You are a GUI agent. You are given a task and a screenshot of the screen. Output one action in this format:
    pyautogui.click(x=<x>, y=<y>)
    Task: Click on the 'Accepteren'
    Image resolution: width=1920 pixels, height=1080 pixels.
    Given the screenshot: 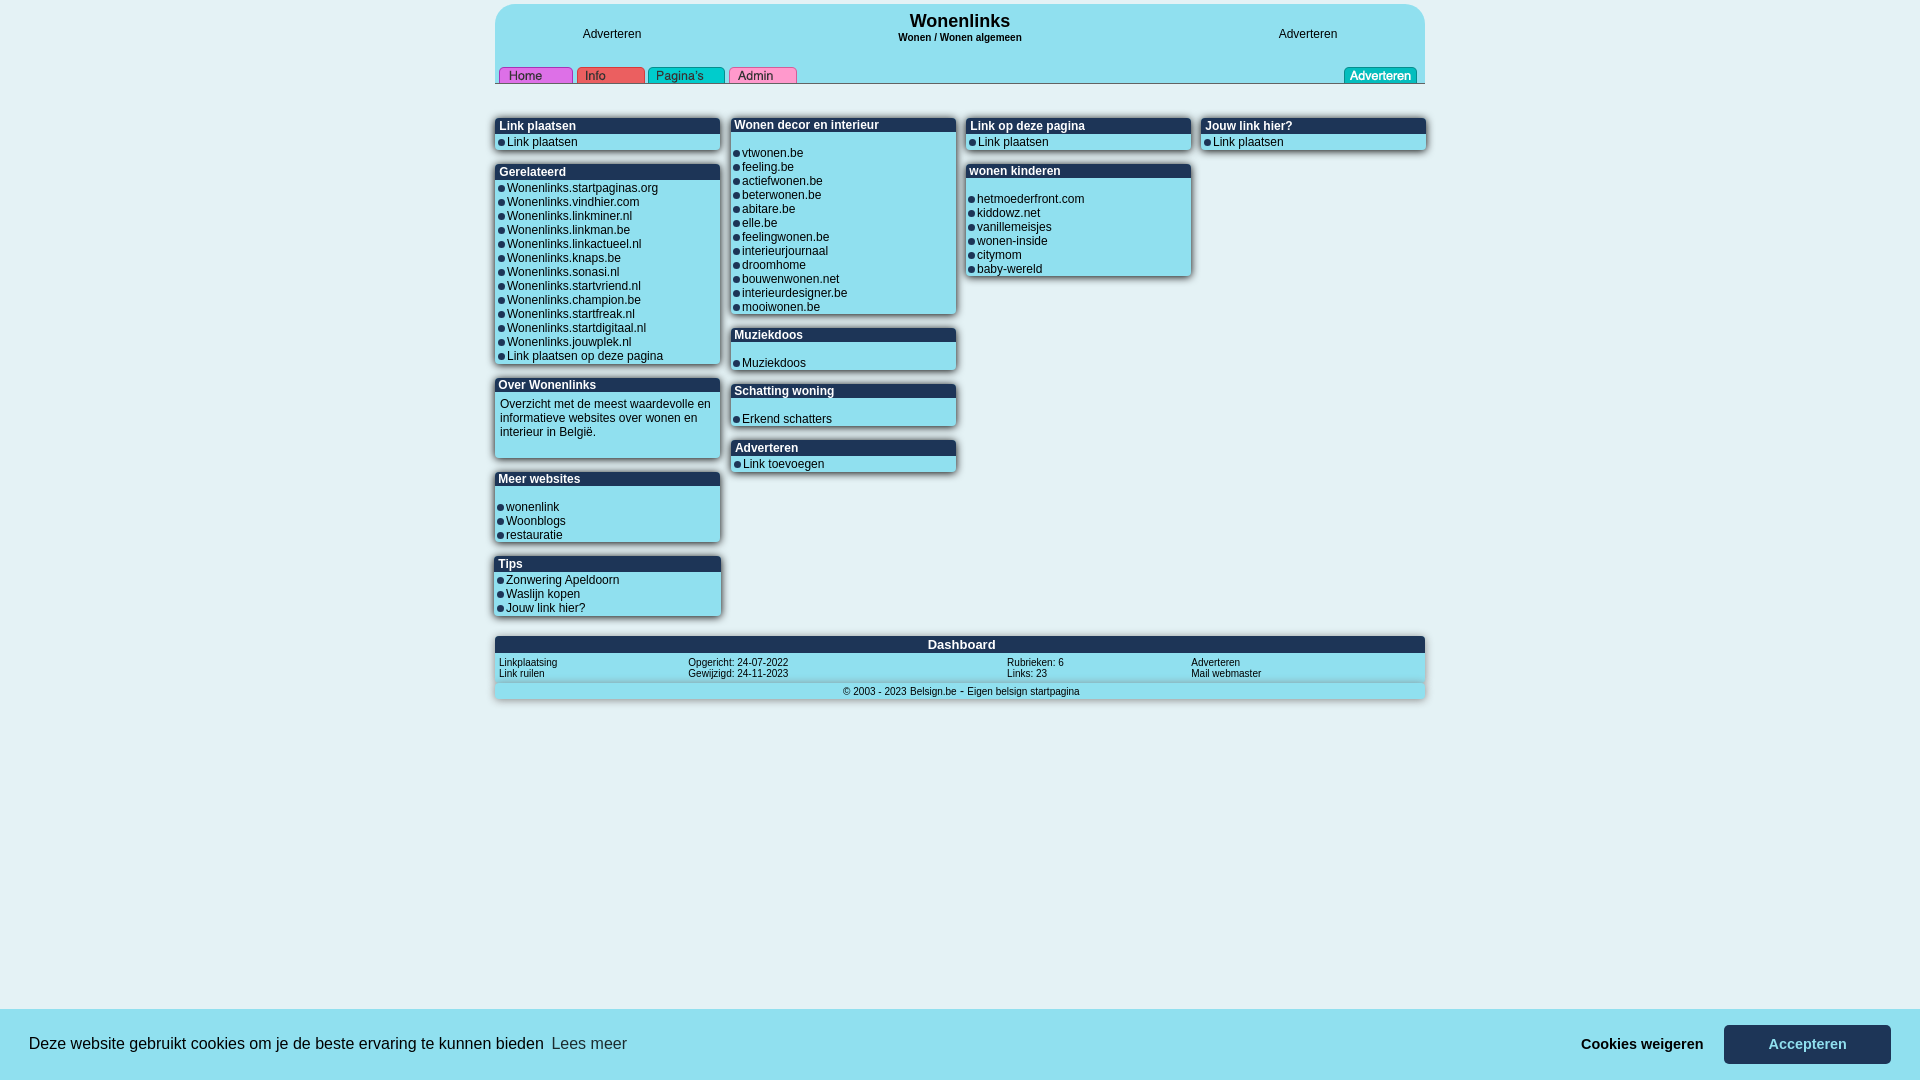 What is the action you would take?
    pyautogui.click(x=1807, y=1043)
    